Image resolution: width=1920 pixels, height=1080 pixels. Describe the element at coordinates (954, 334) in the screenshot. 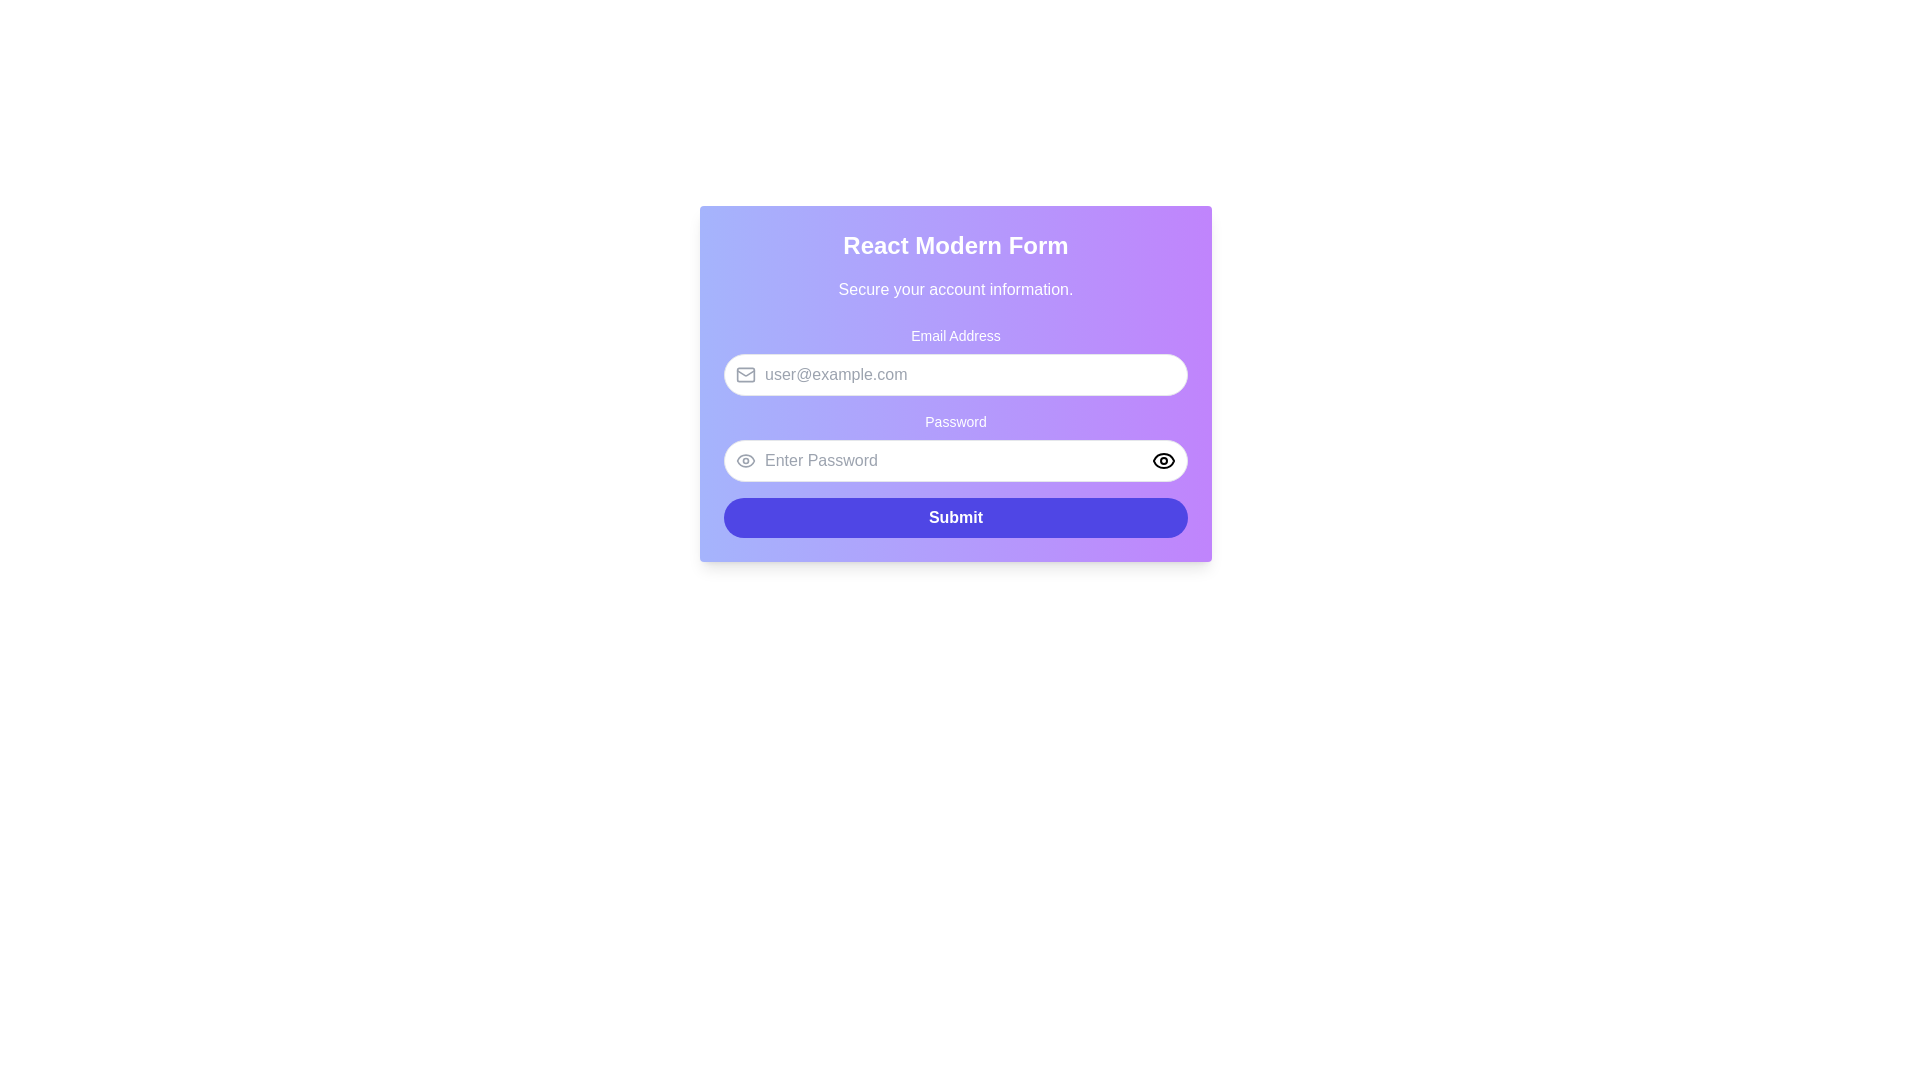

I see `the email input label located at the top-center of the form layout, which indicates that the input field is for entering an email address` at that location.